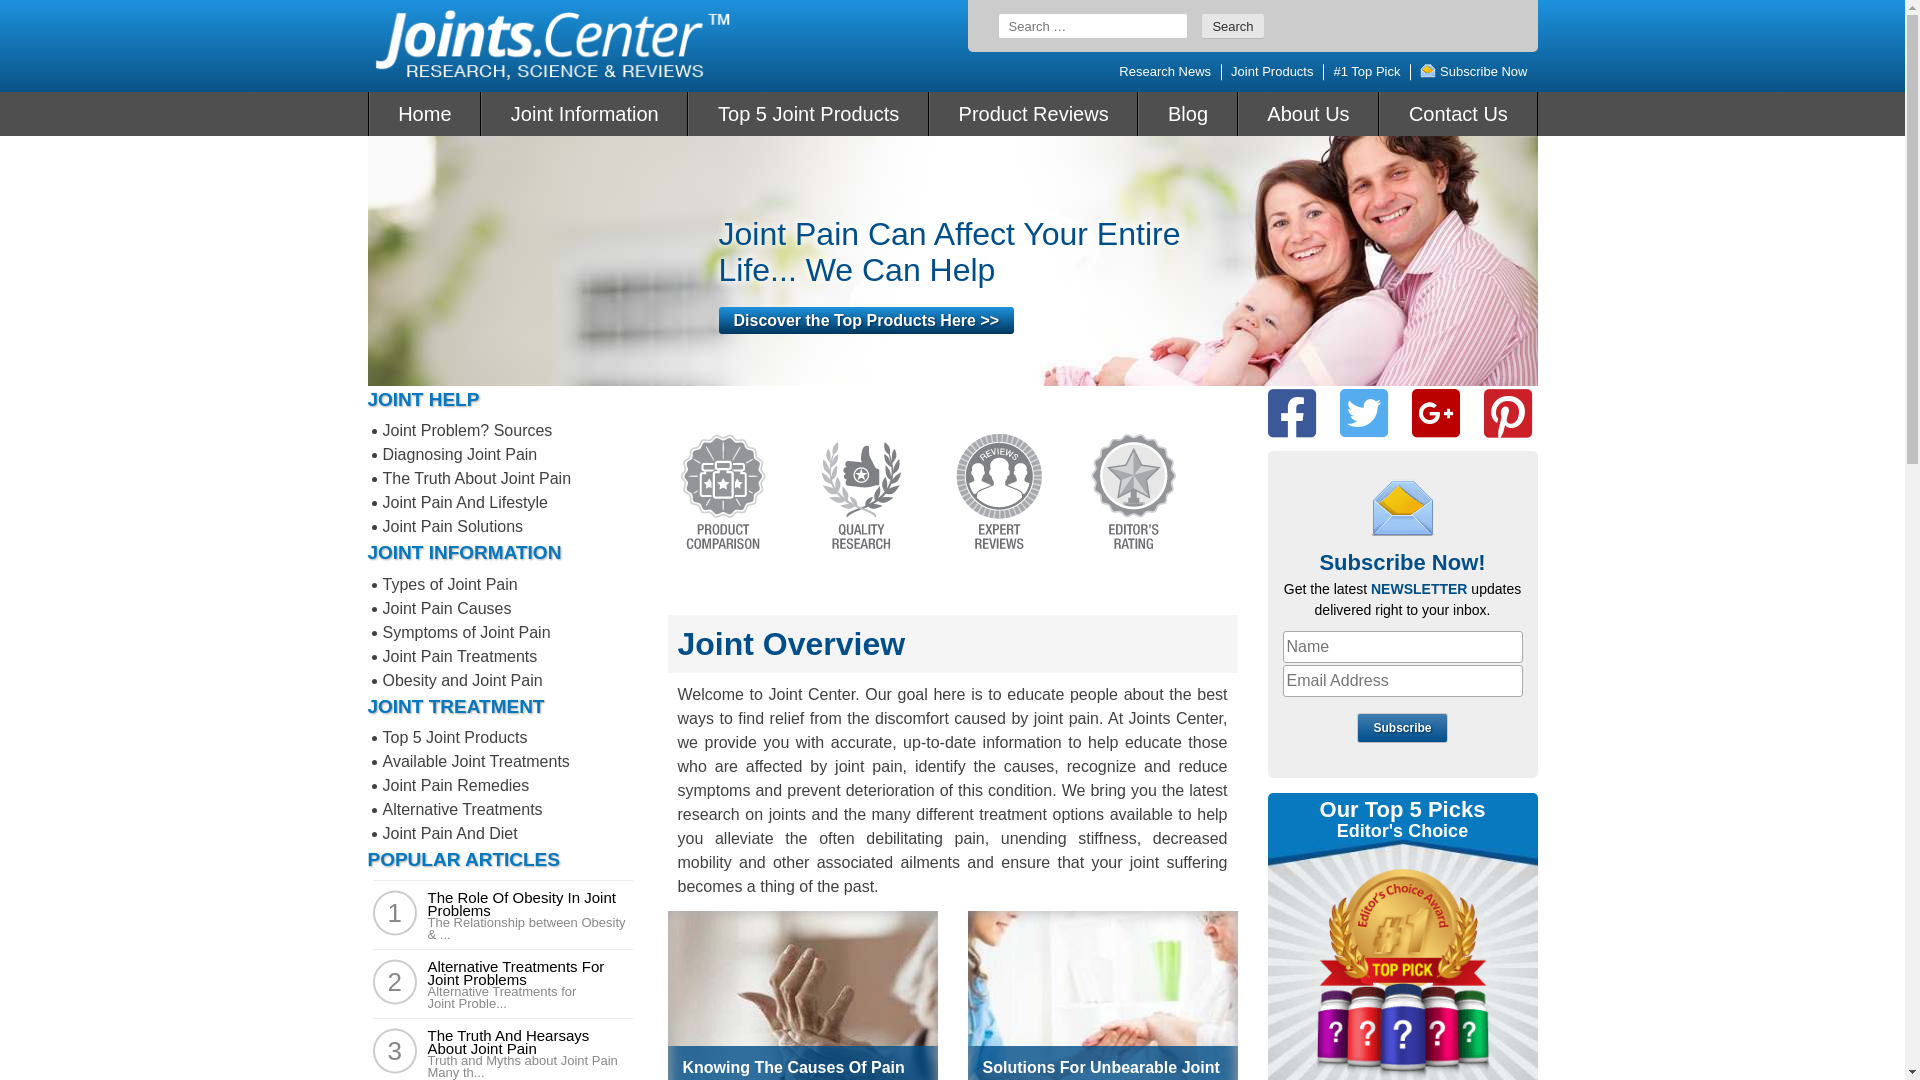 The image size is (1920, 1080). What do you see at coordinates (1458, 114) in the screenshot?
I see `'Contact Us'` at bounding box center [1458, 114].